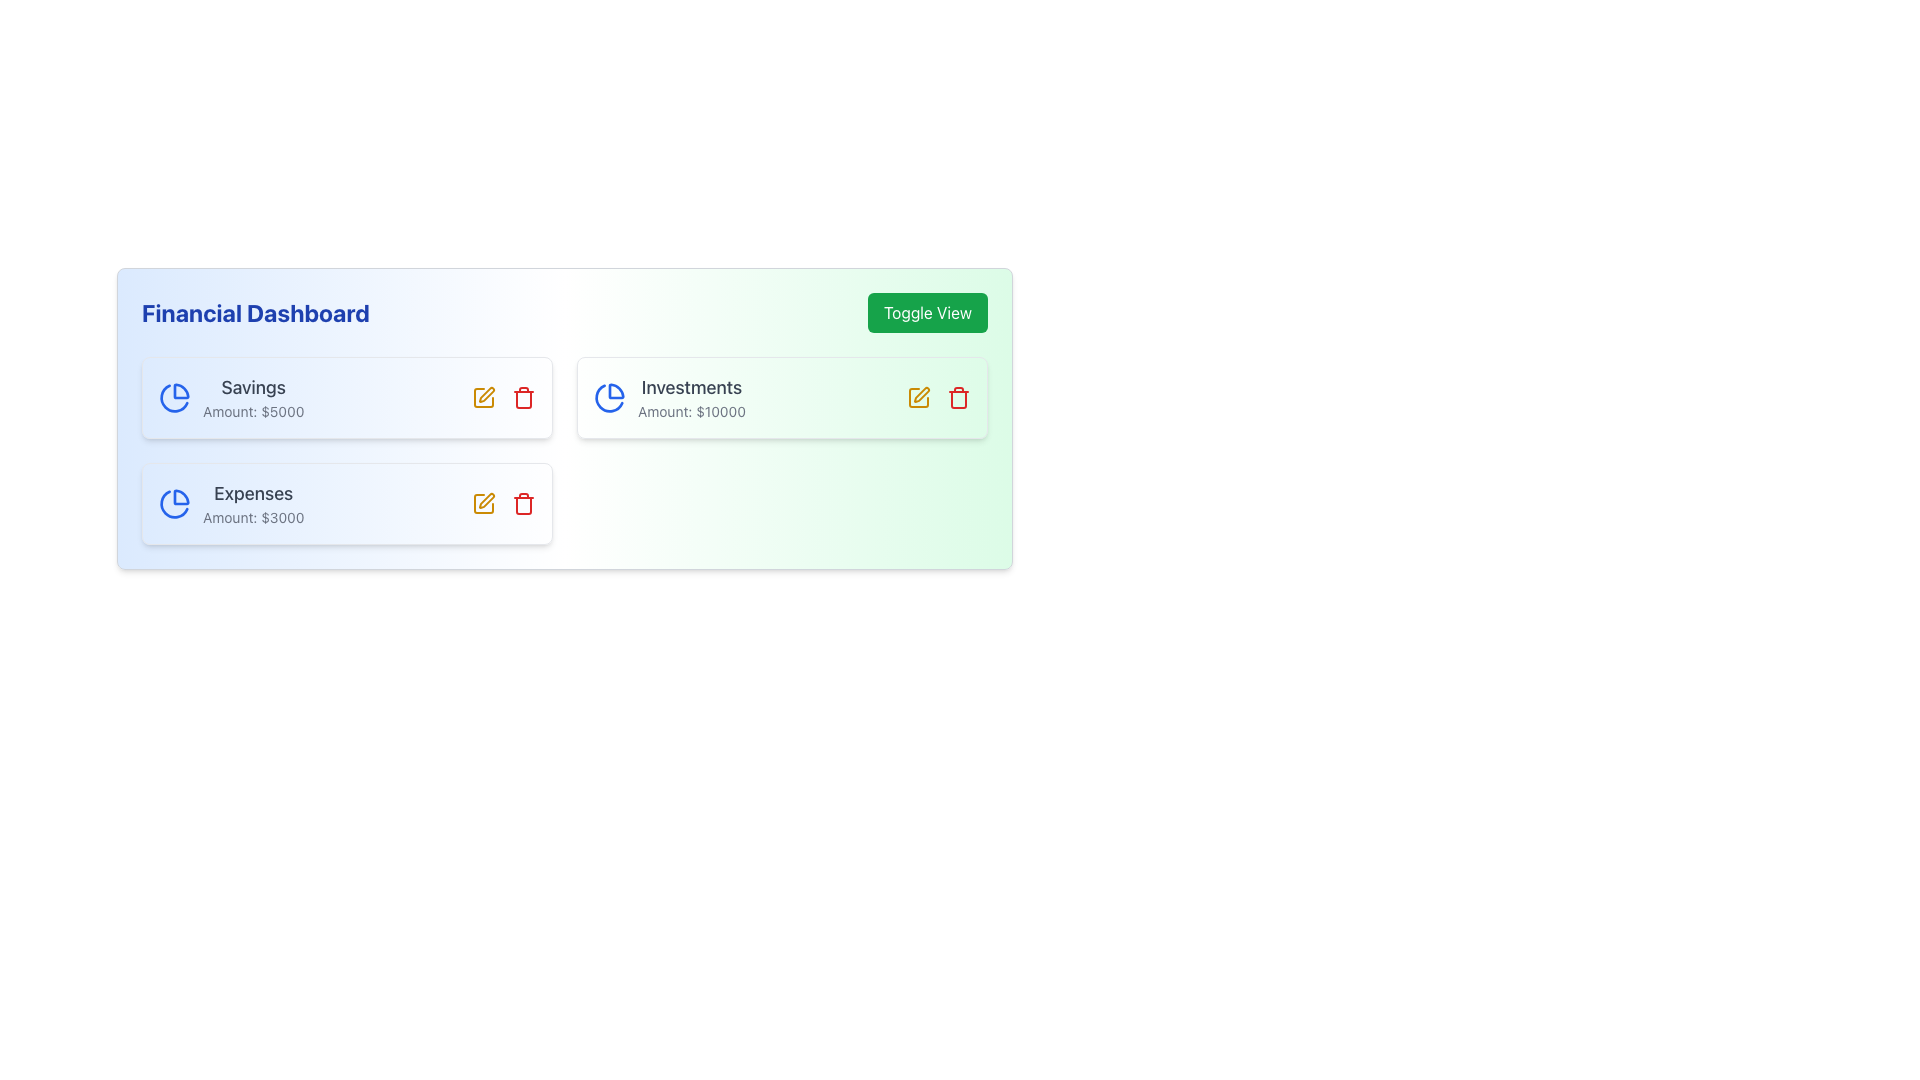  What do you see at coordinates (504, 397) in the screenshot?
I see `the pencil icon located in the action group for the 'Savings' card` at bounding box center [504, 397].